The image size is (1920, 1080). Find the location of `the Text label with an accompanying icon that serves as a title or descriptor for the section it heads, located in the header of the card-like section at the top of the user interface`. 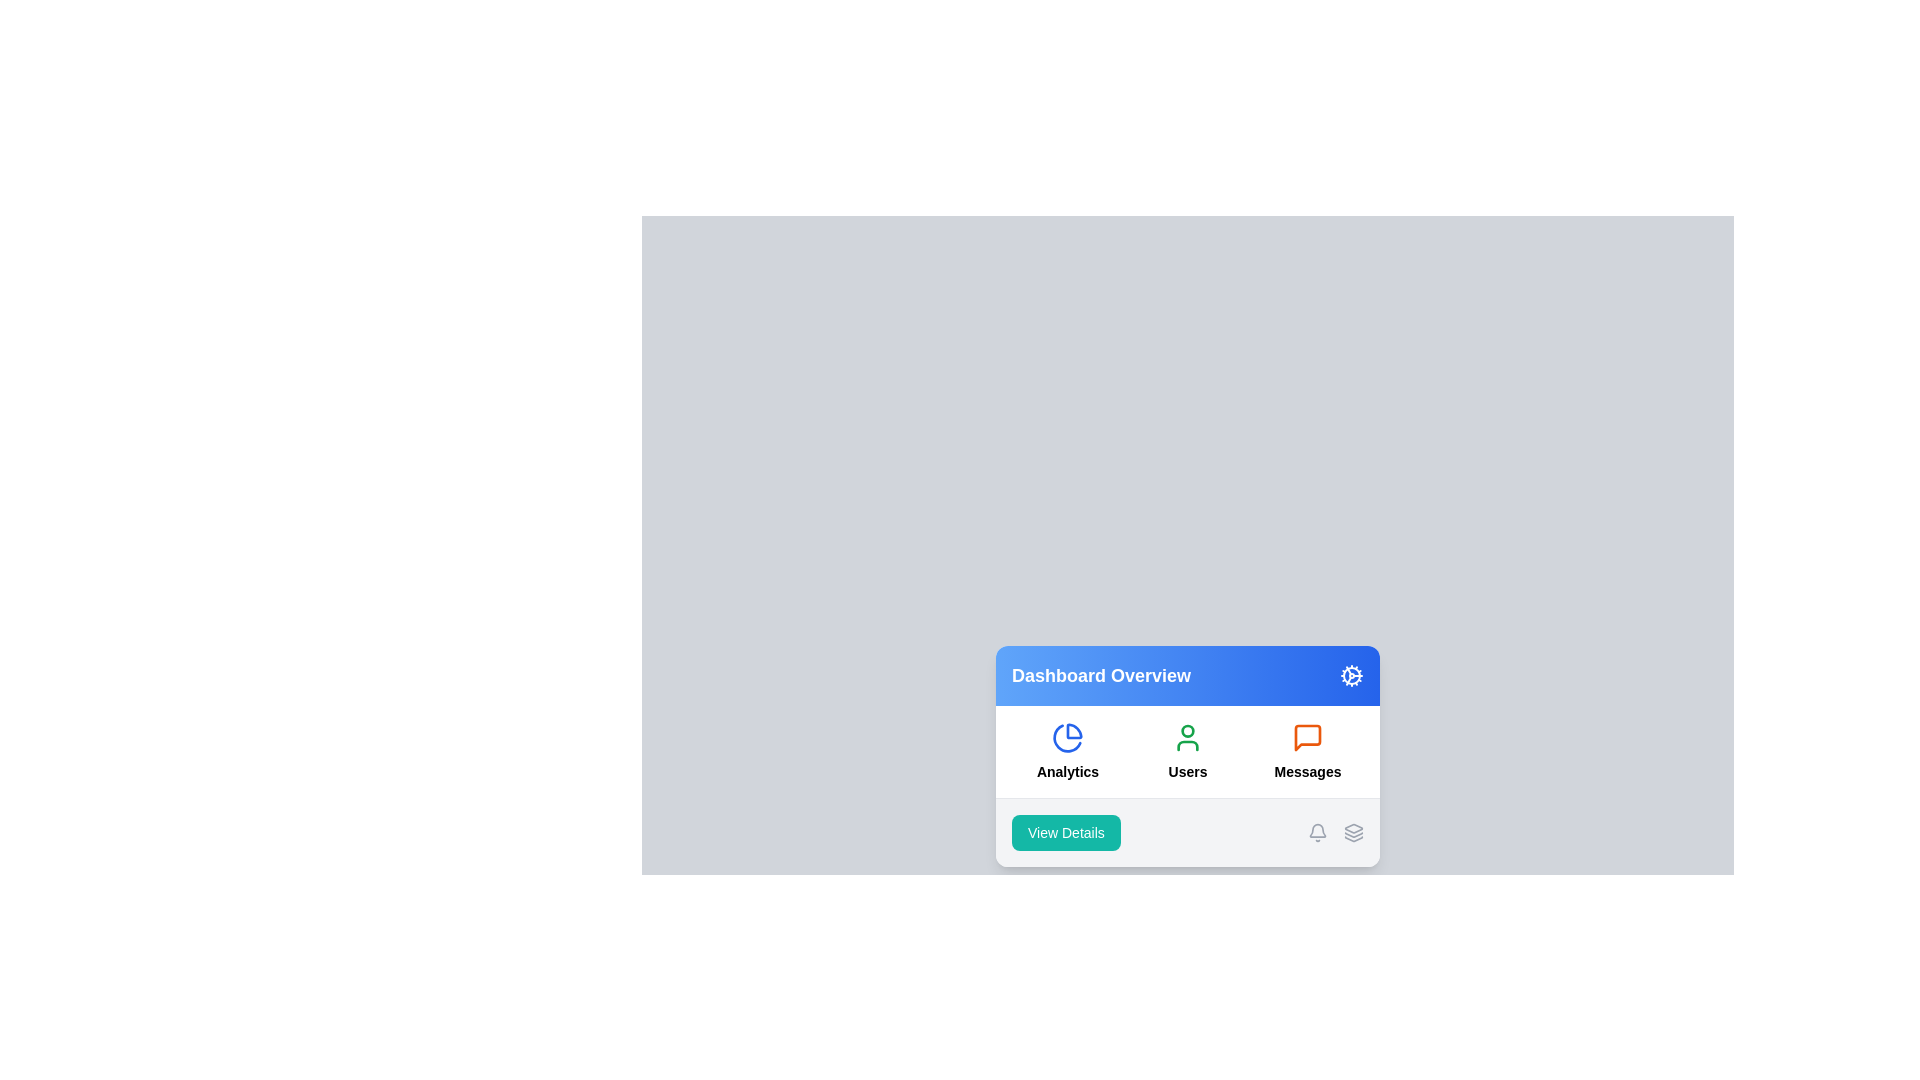

the Text label with an accompanying icon that serves as a title or descriptor for the section it heads, located in the header of the card-like section at the top of the user interface is located at coordinates (1188, 675).